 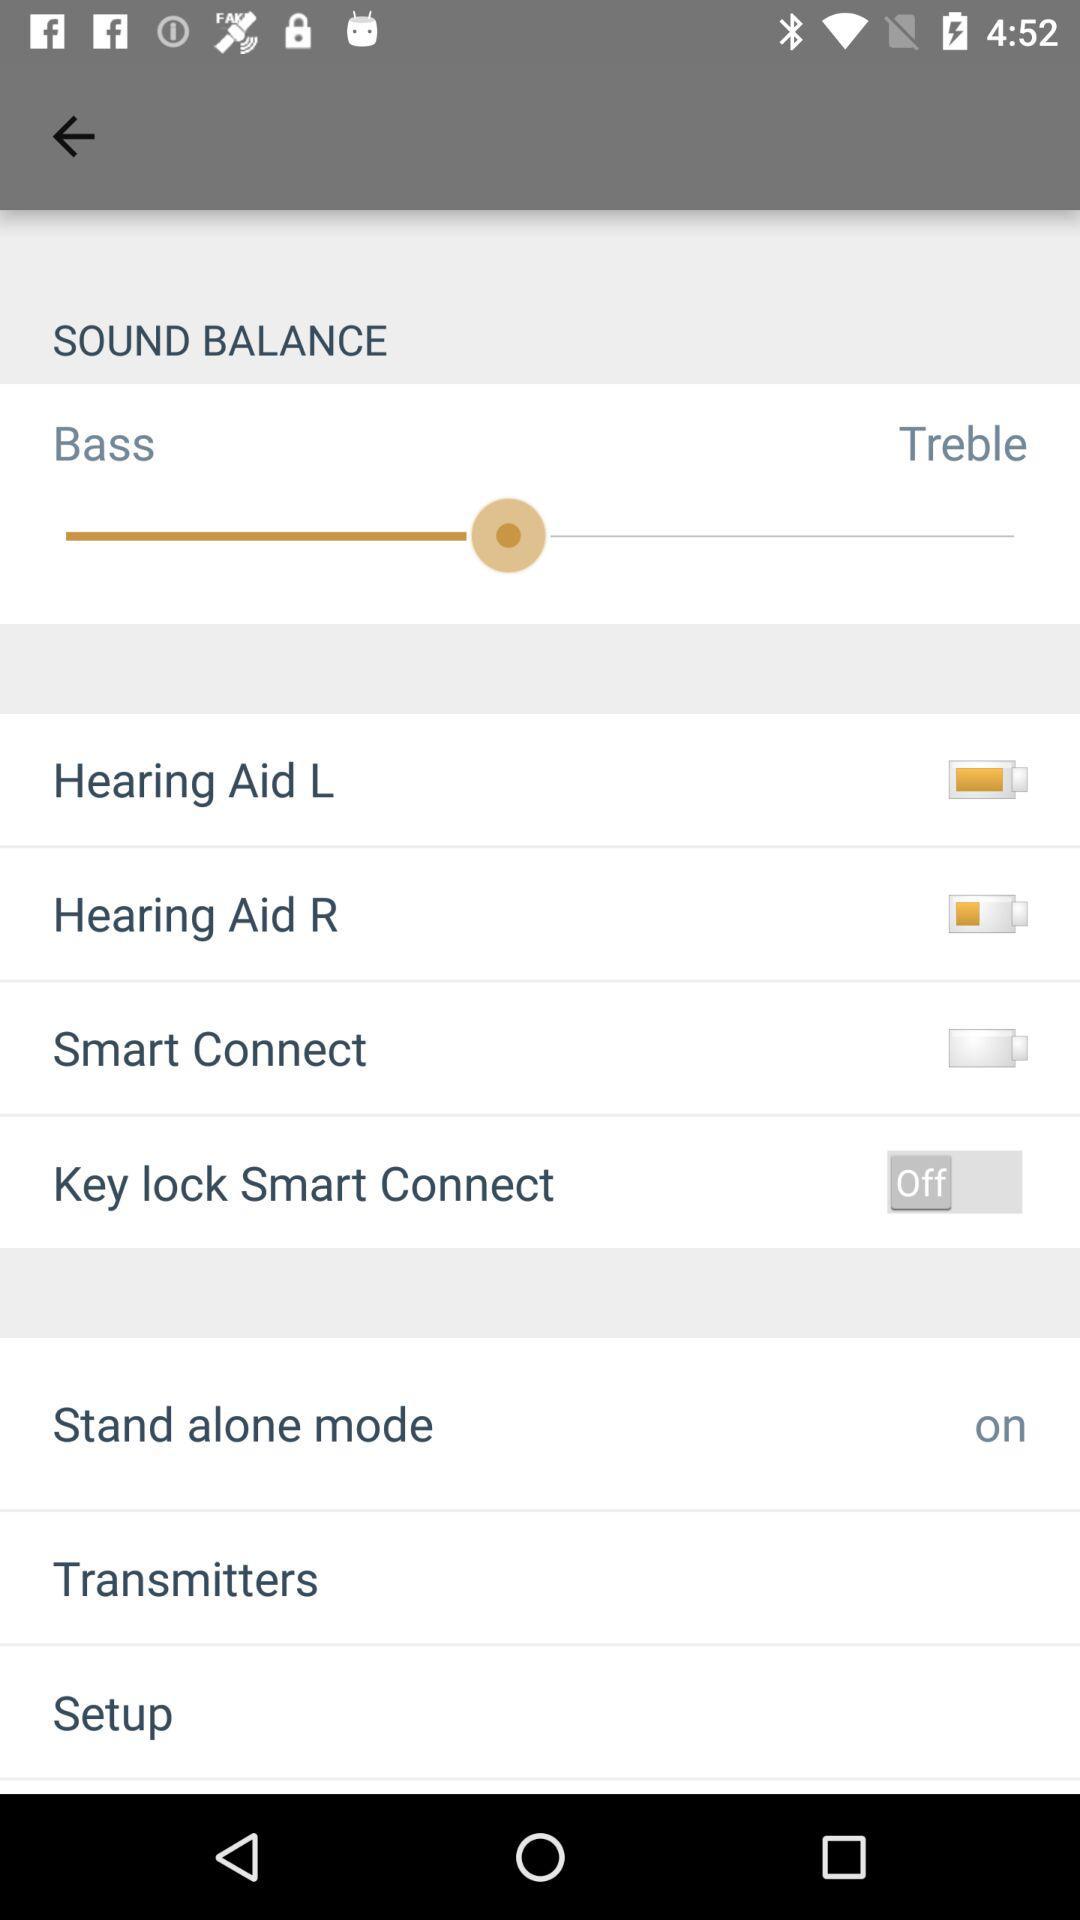 I want to click on the item next to treble icon, so click(x=76, y=441).